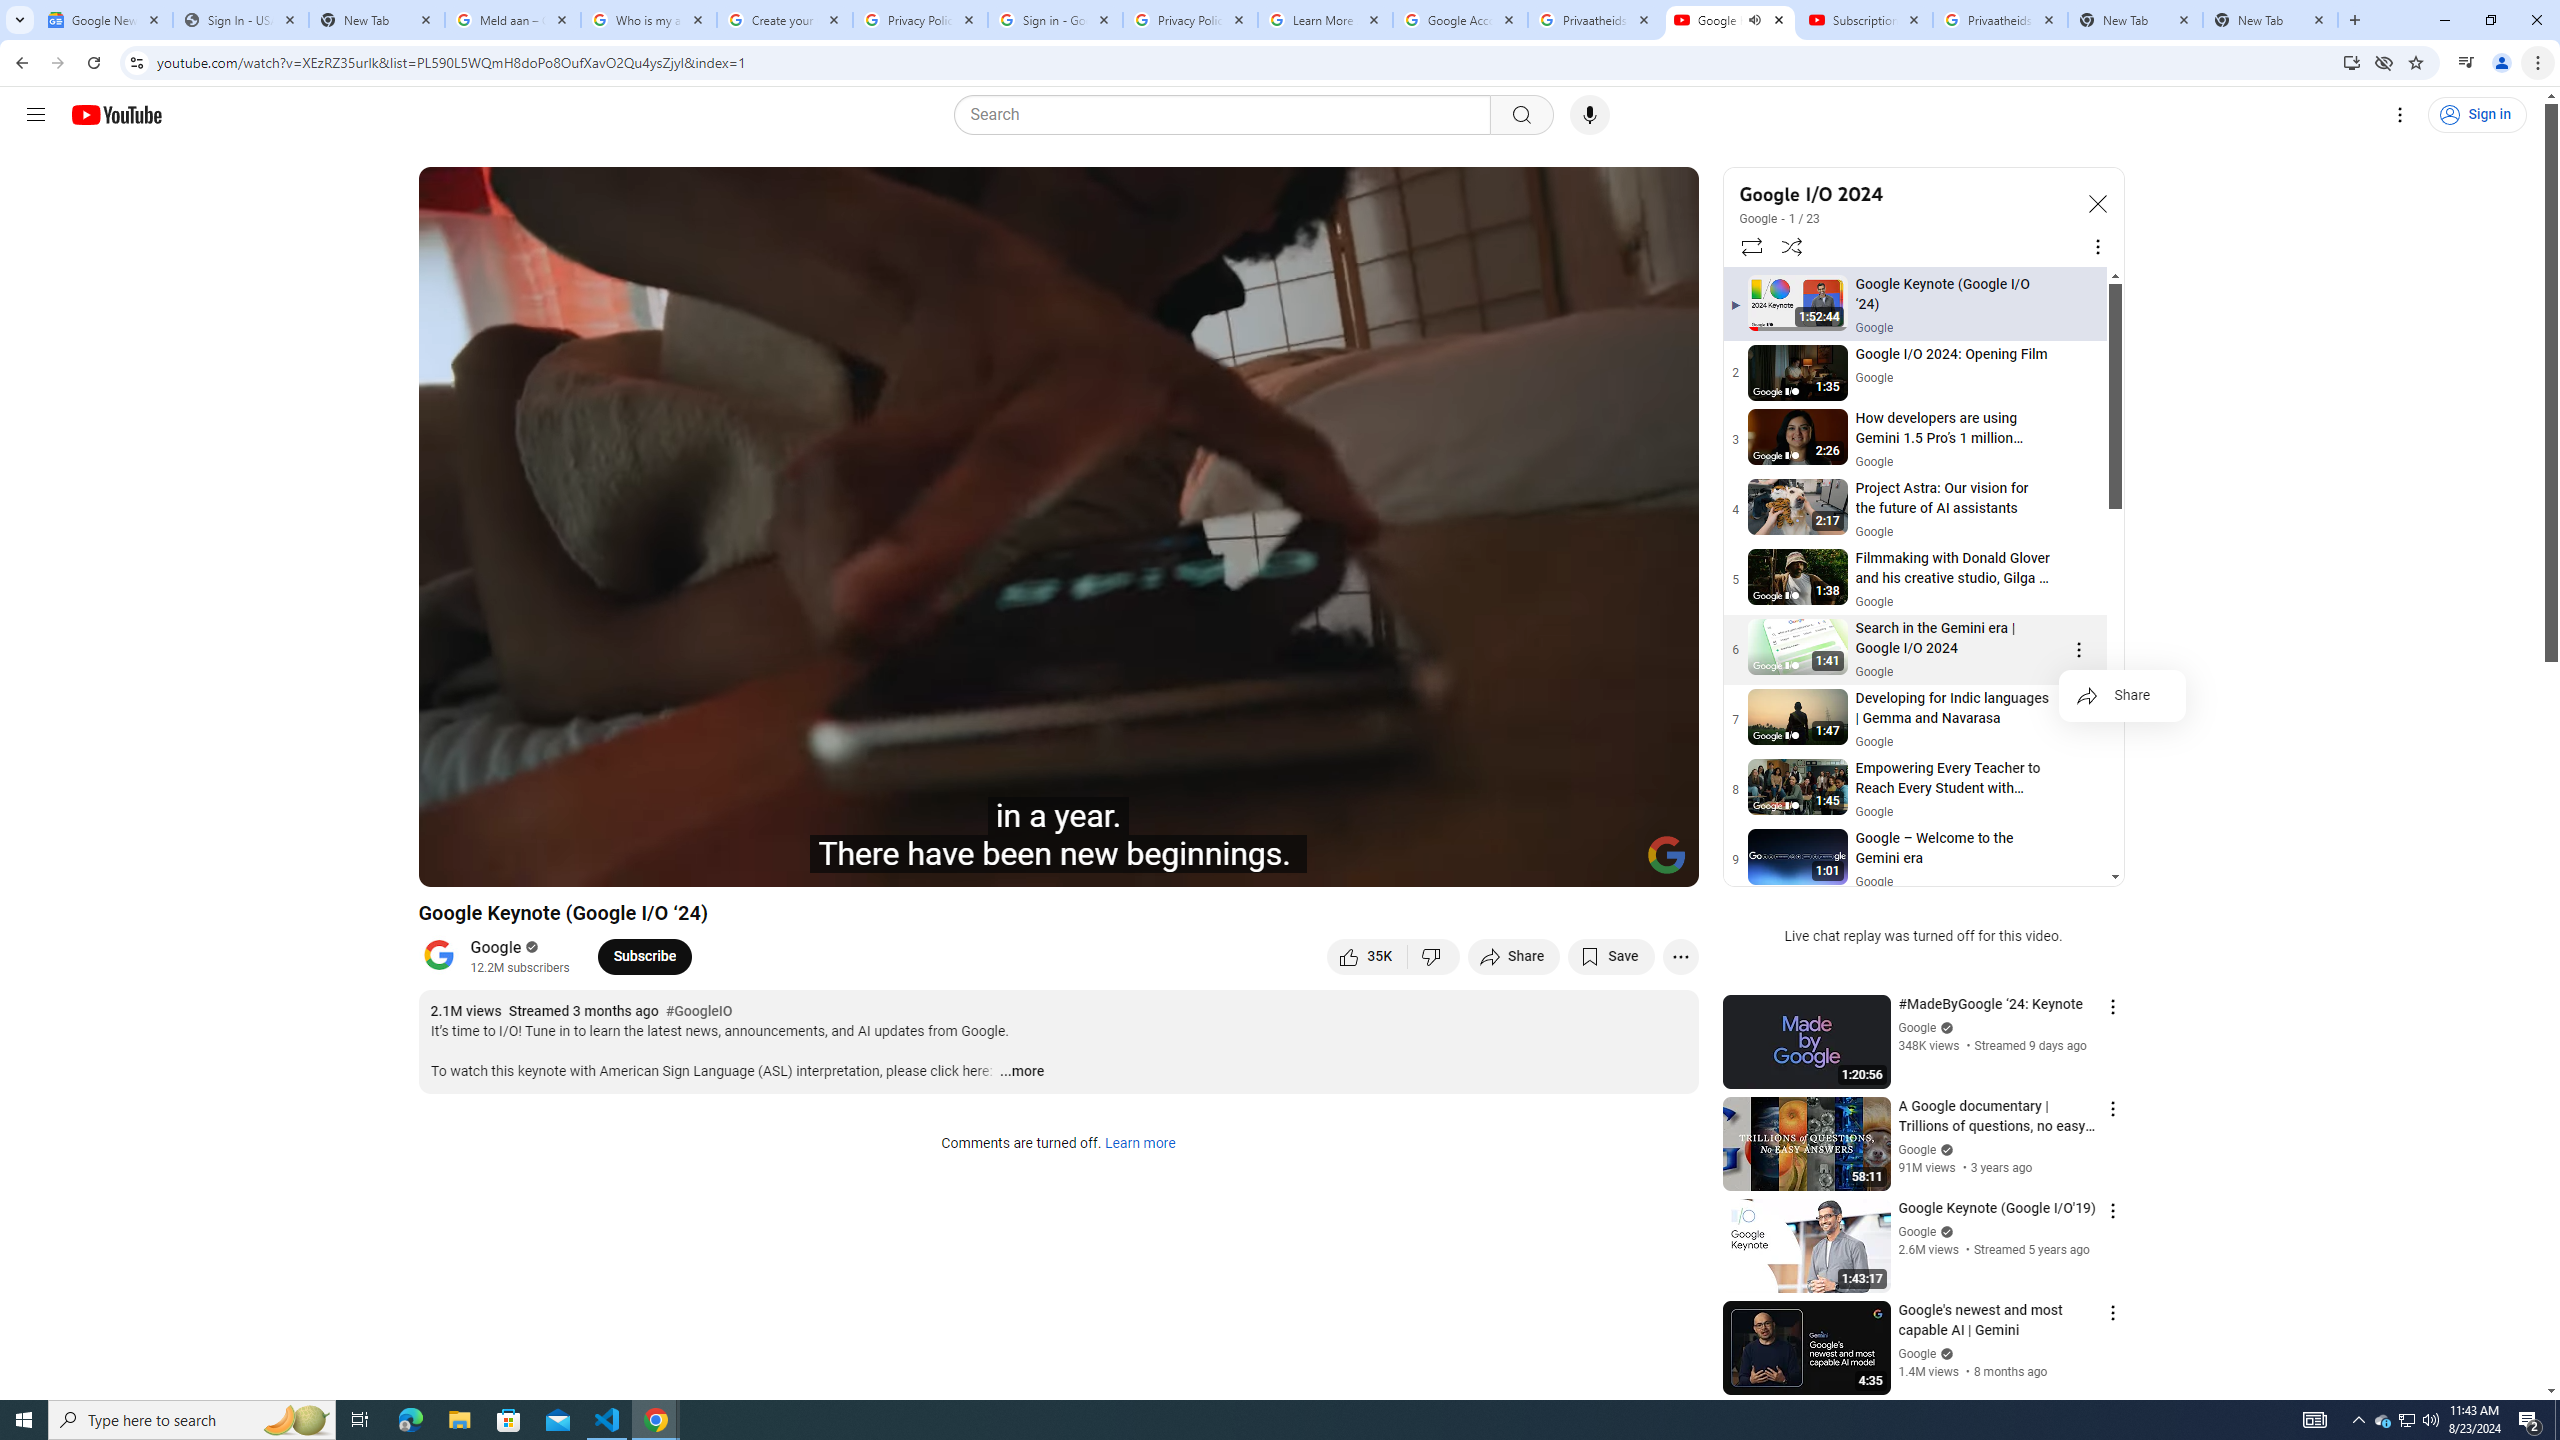 This screenshot has height=1440, width=2560. I want to click on 'Subtitles/closed captions unavailable', so click(1469, 862).